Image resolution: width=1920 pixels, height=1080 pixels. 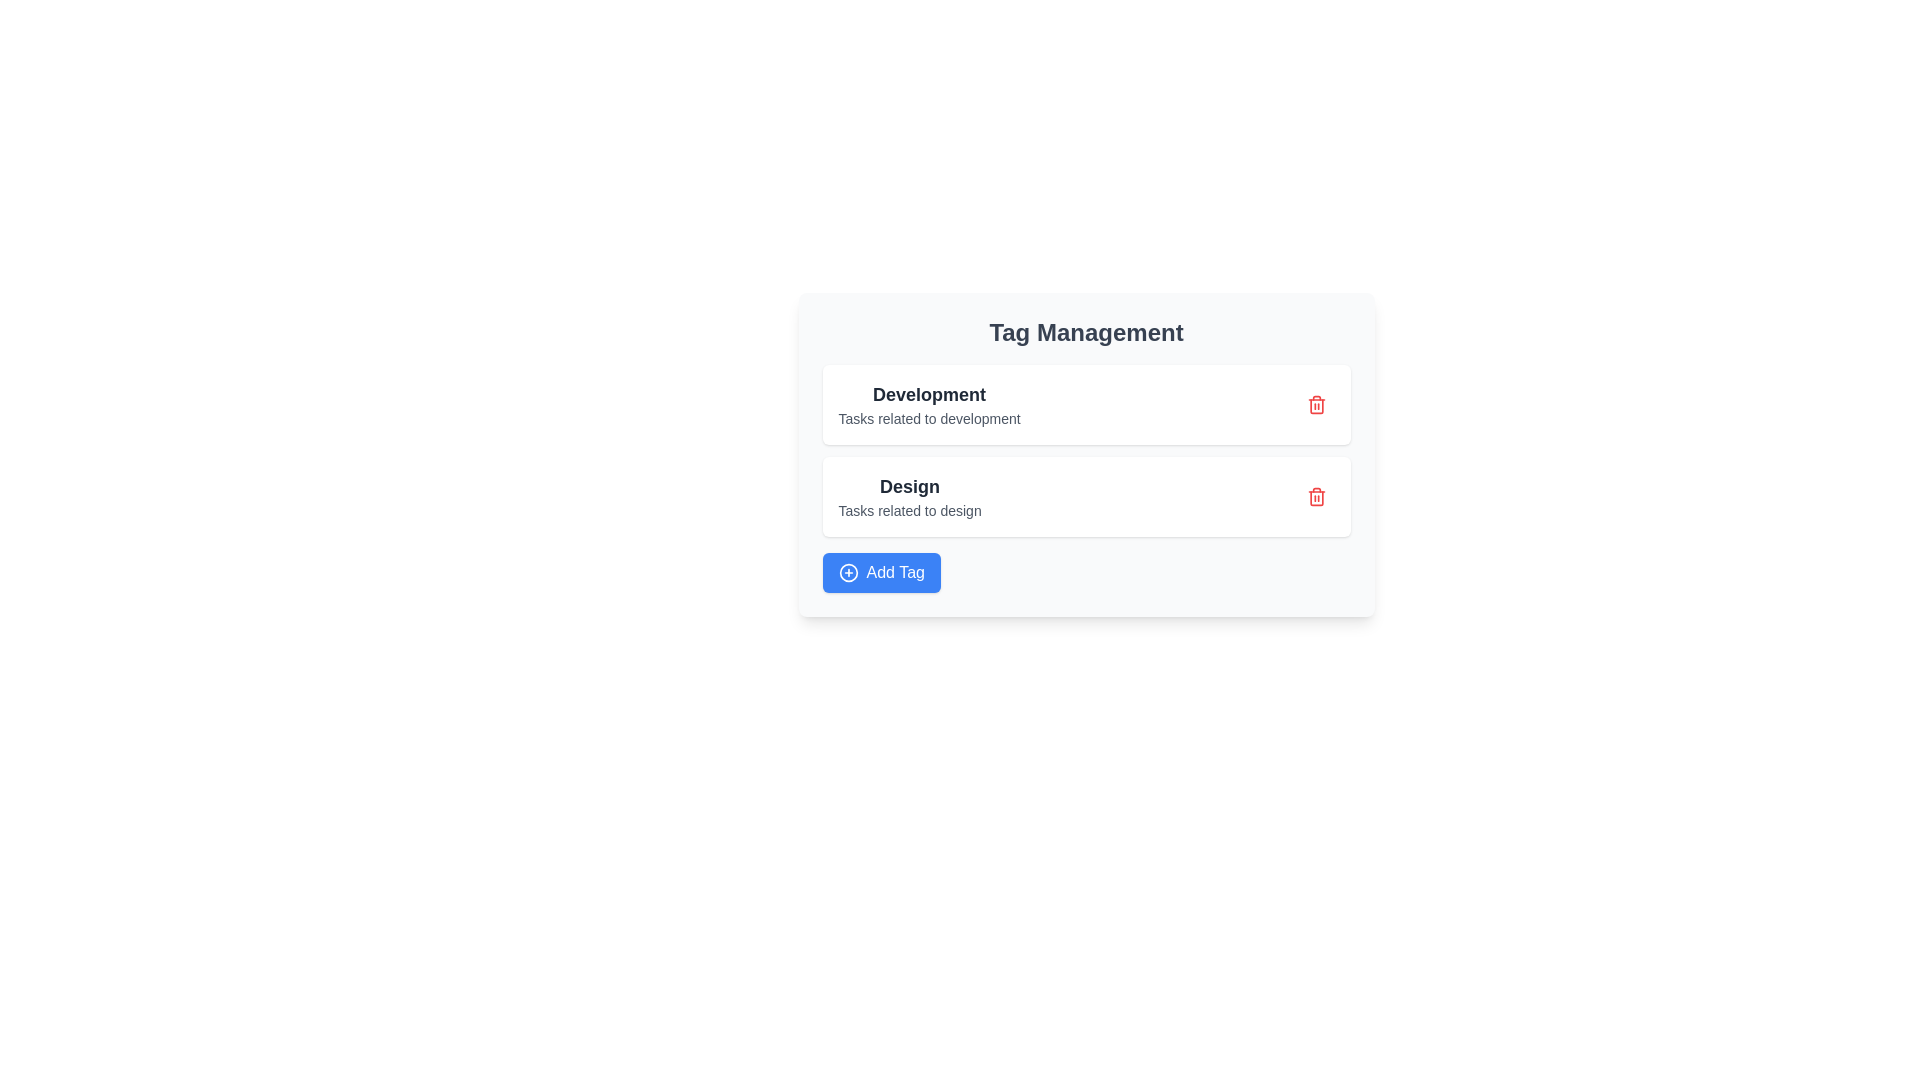 I want to click on the Text element that serves as the title or label for the 'Design' tag in the 'Tag Management' section, positioned above the description 'Tasks related to design', so click(x=909, y=486).